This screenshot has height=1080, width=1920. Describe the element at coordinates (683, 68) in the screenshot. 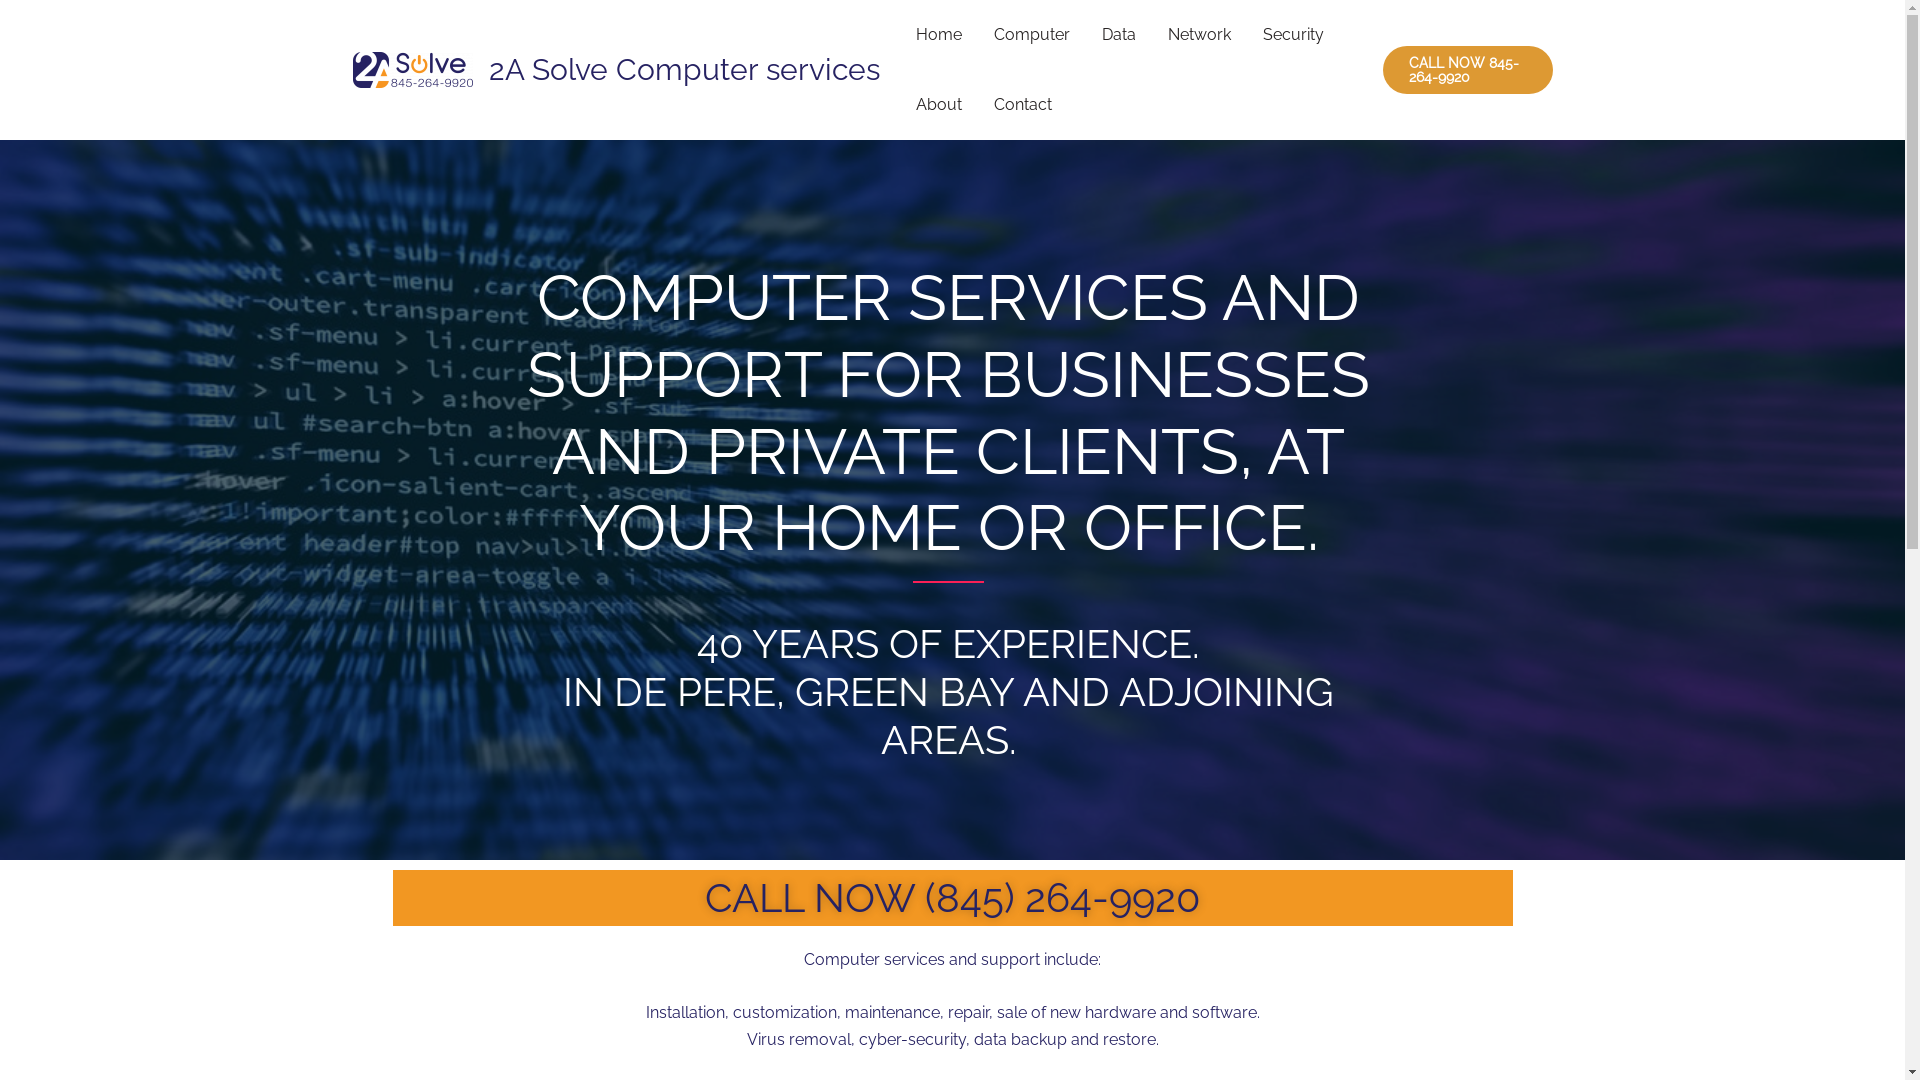

I see `'2A Solve Computer services'` at that location.